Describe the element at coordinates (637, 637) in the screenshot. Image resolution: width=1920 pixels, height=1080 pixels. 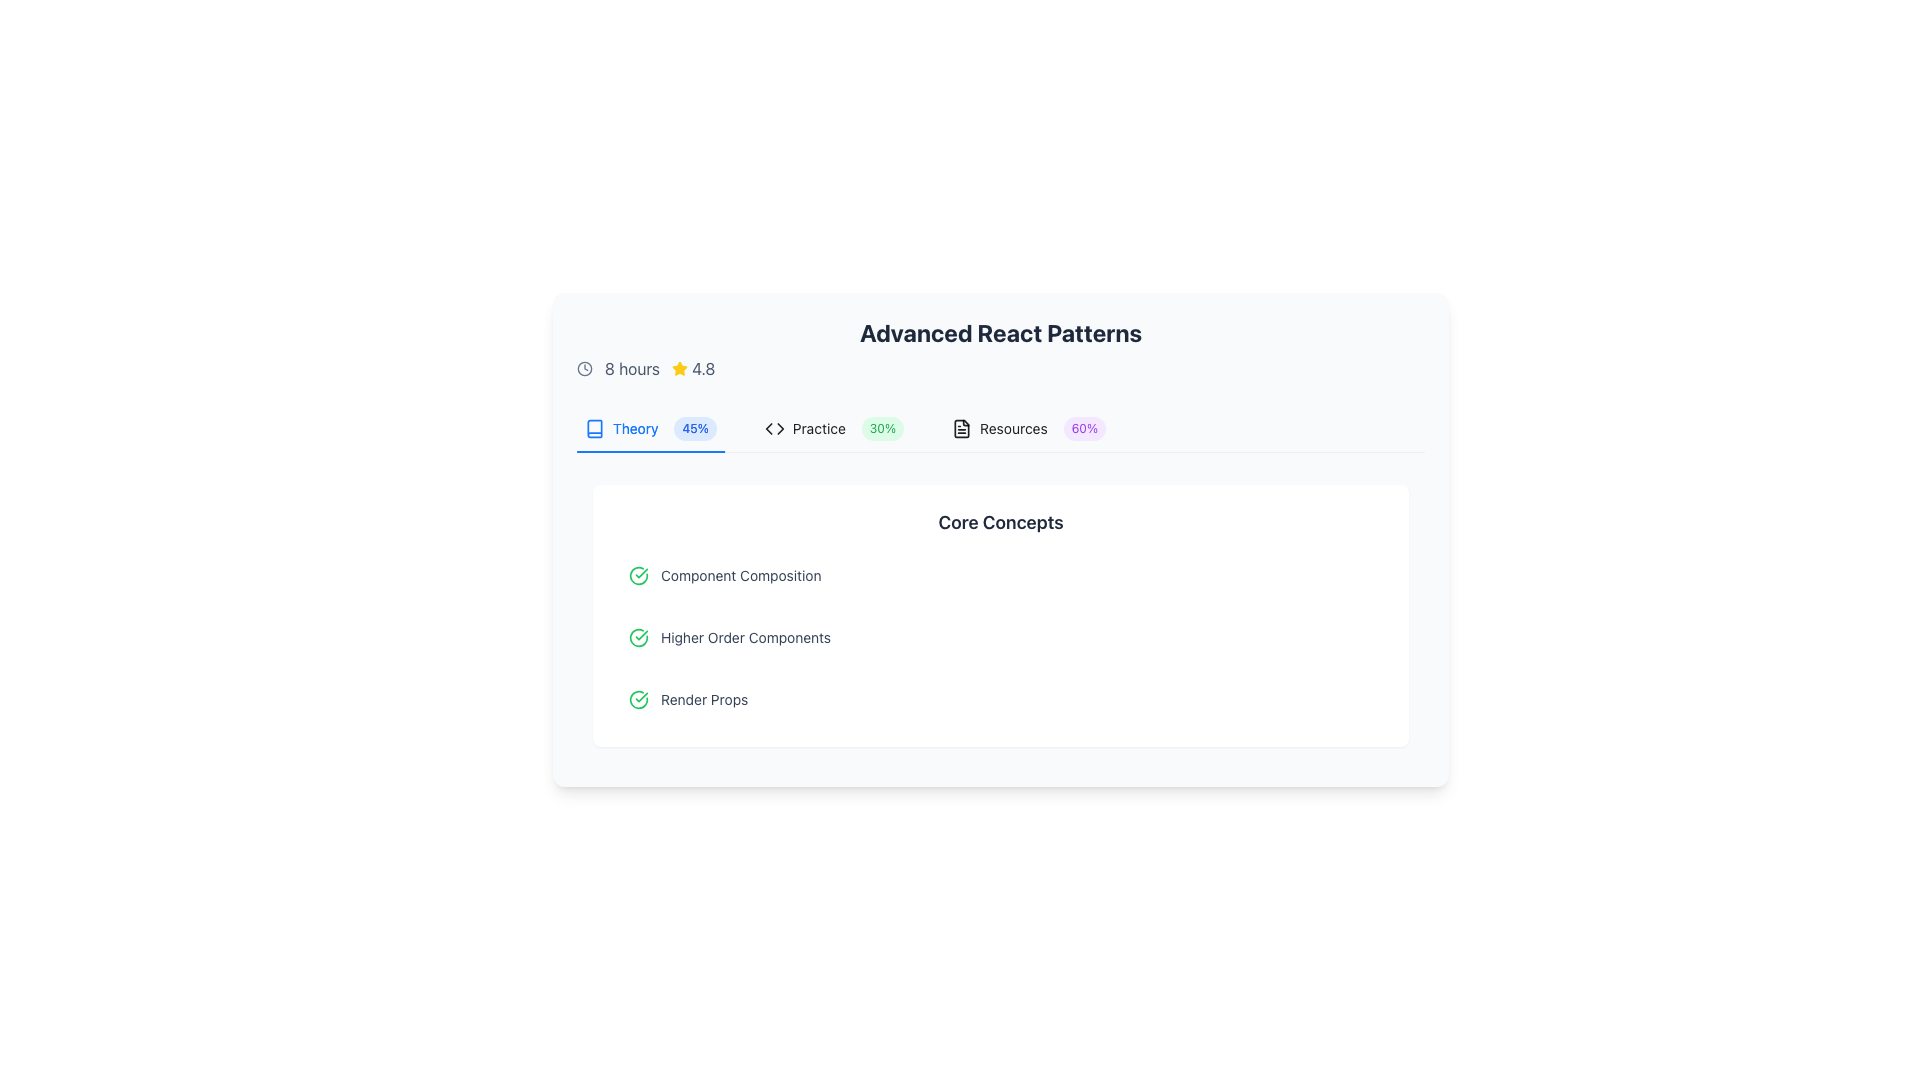
I see `the leading icon of the 'Higher Order Components' list item in the 'Core Concepts' section` at that location.